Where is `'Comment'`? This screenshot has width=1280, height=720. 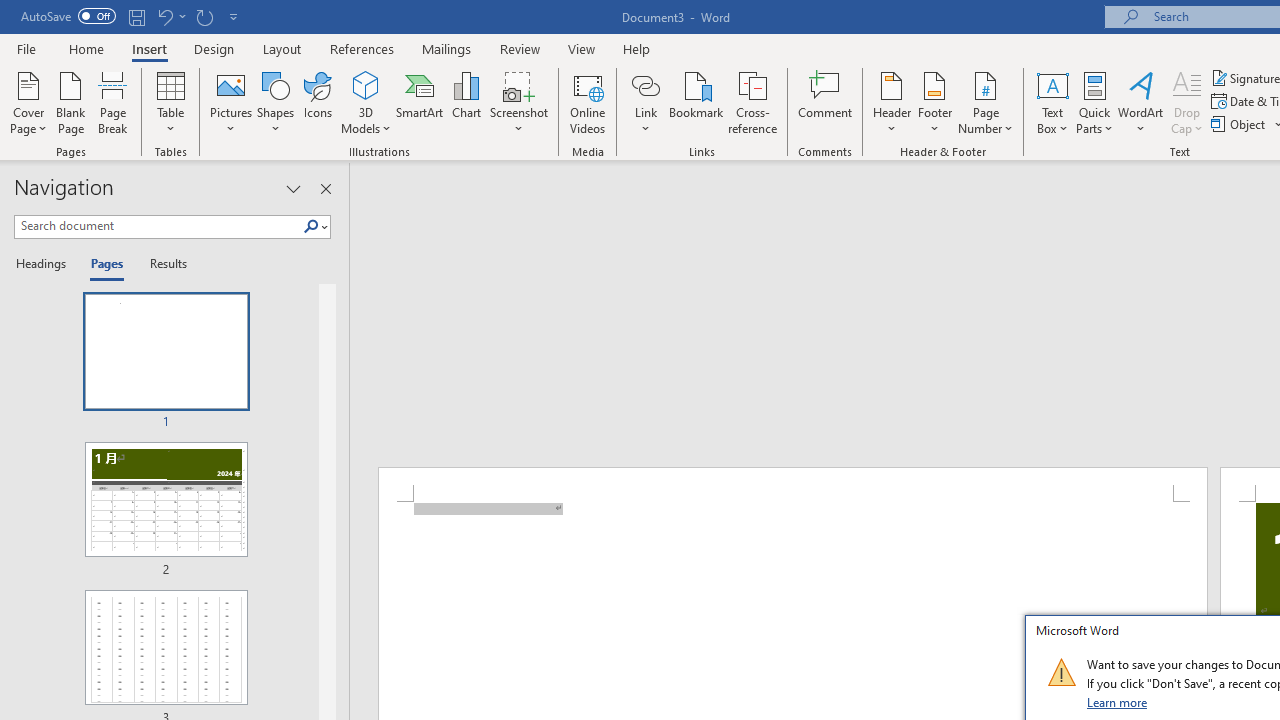 'Comment' is located at coordinates (825, 103).